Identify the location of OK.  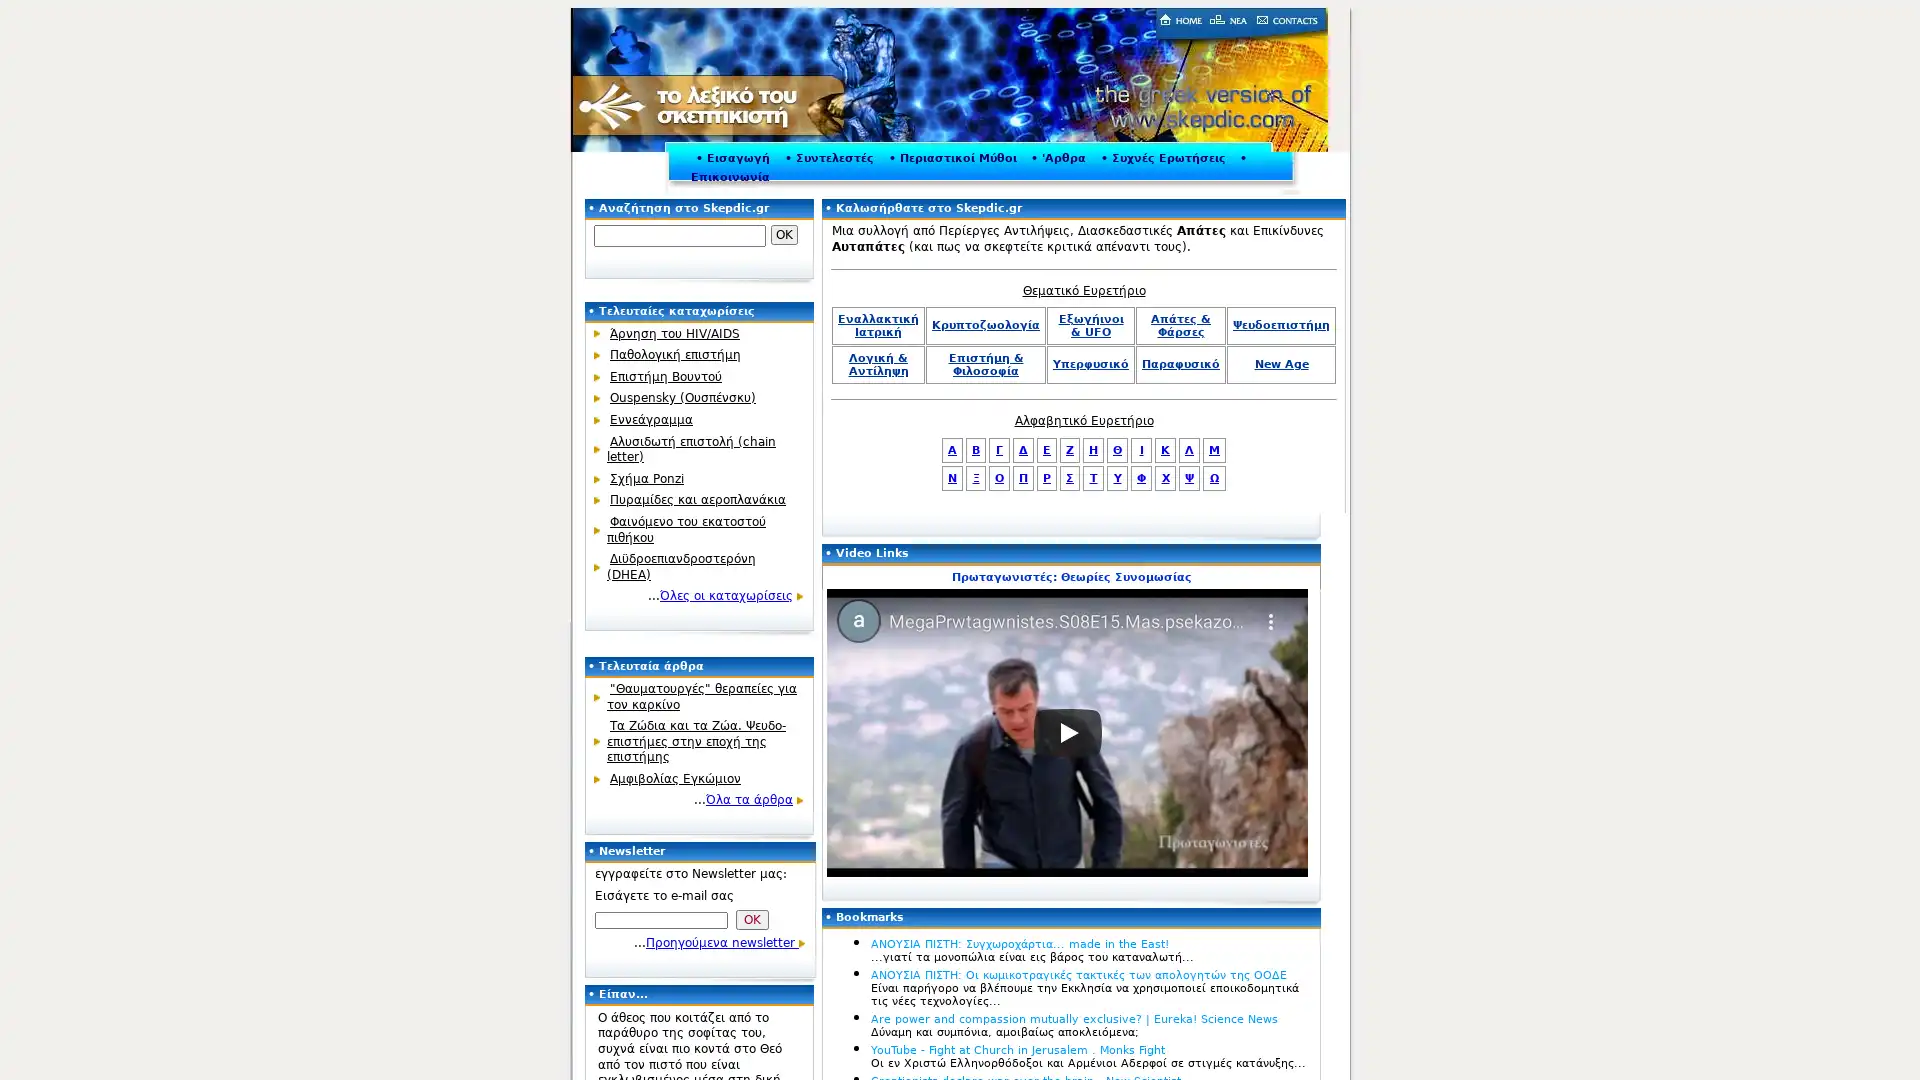
(783, 234).